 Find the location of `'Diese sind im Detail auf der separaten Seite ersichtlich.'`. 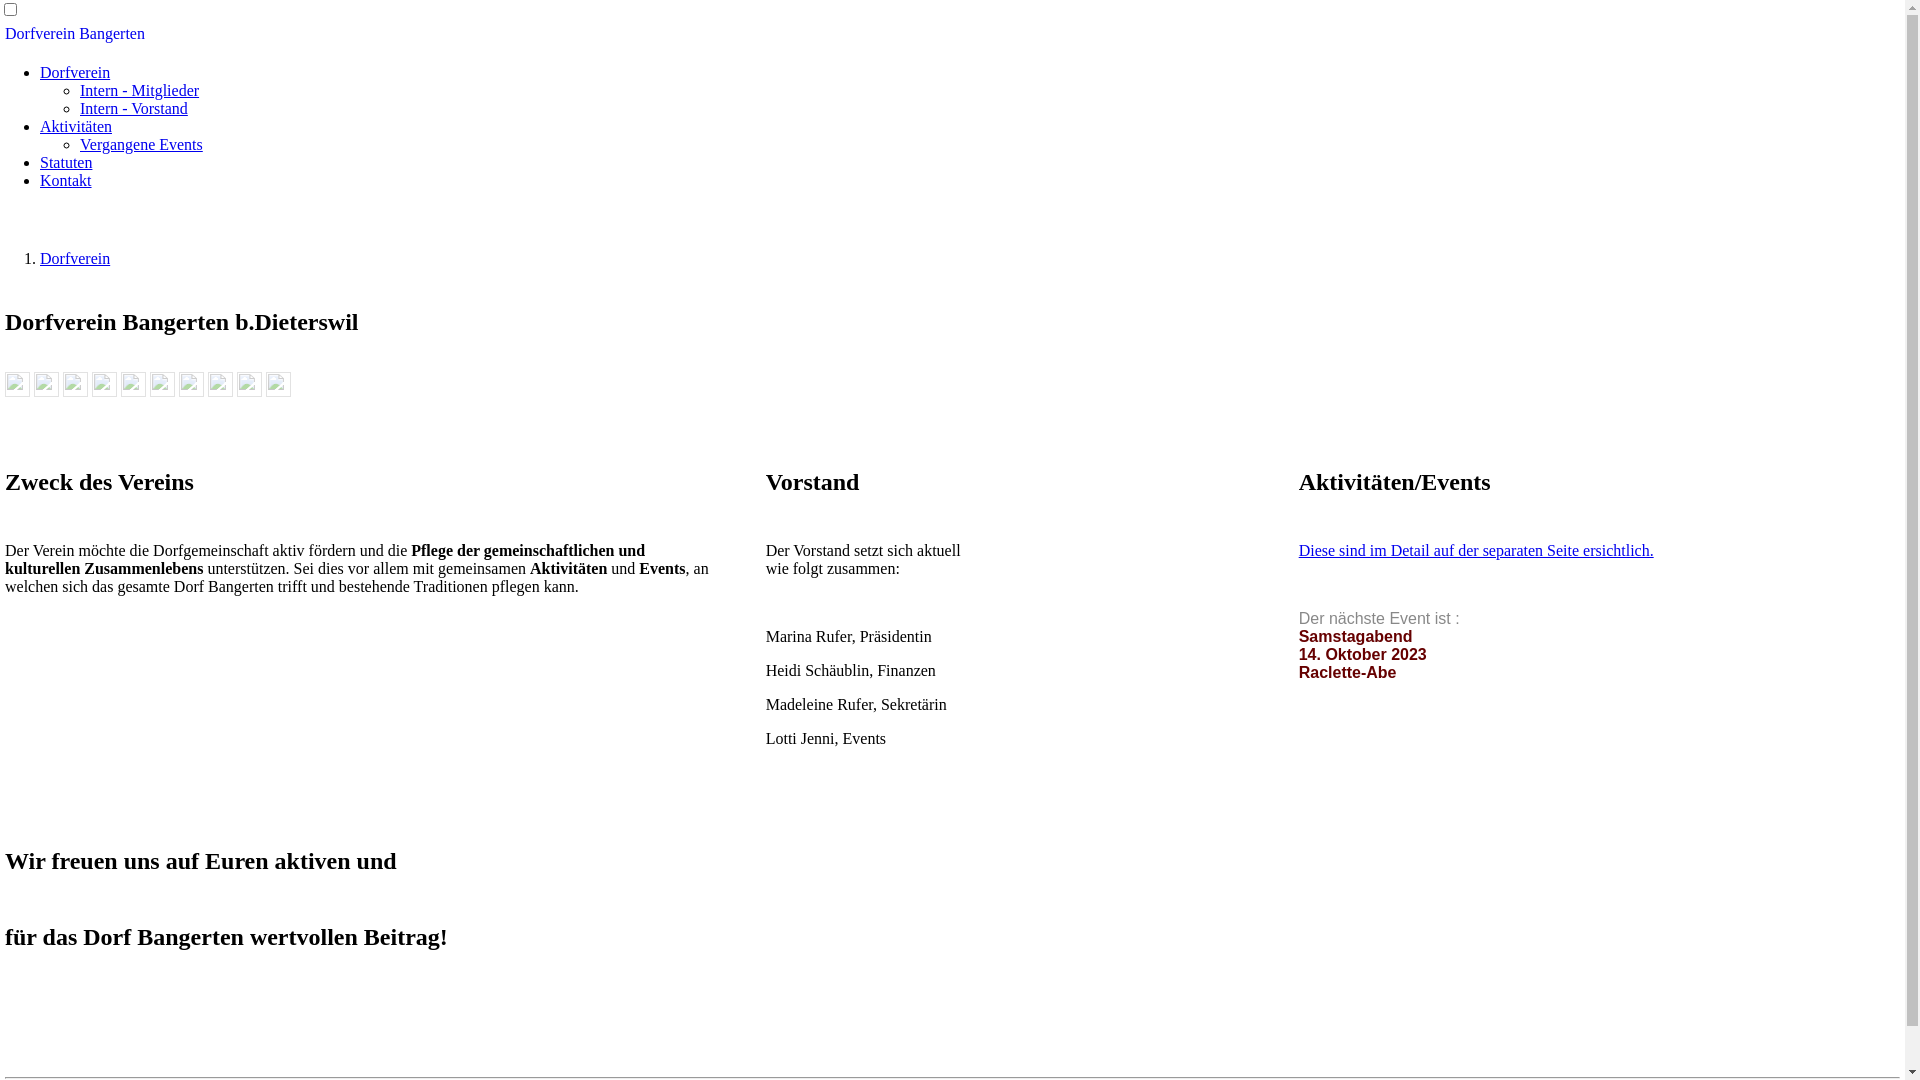

'Diese sind im Detail auf der separaten Seite ersichtlich.' is located at coordinates (1476, 550).